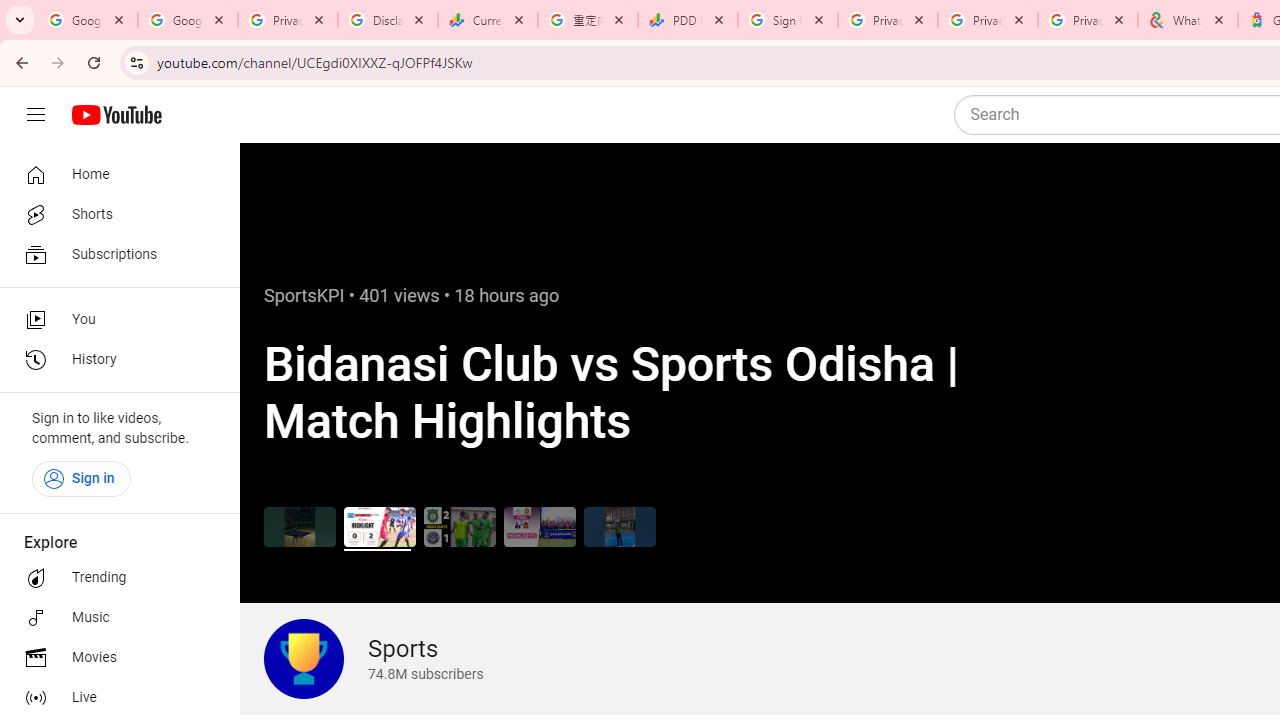  Describe the element at coordinates (112, 697) in the screenshot. I see `'Live'` at that location.